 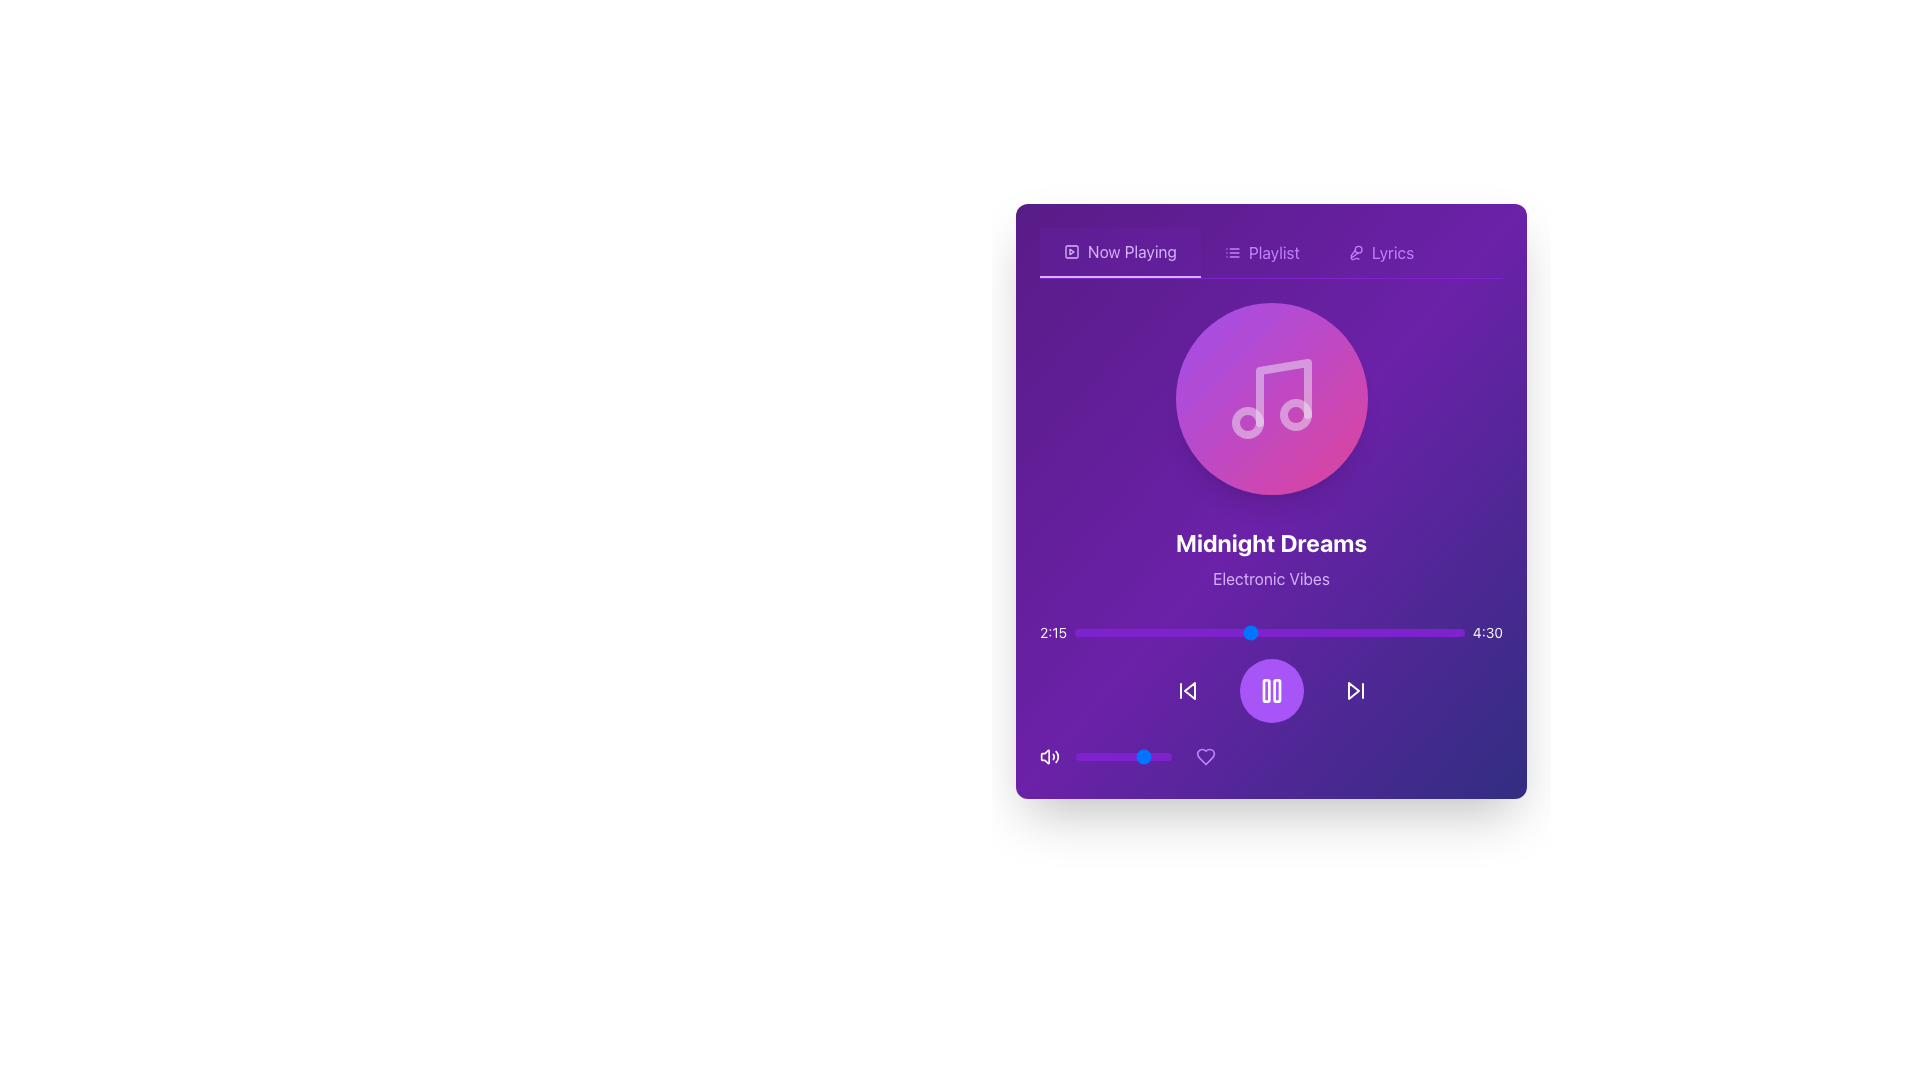 I want to click on the media player icon featuring a right-pointing triangular play symbol, located to the left of the 'Now Playing' text label in the header of the media player interface, so click(x=1070, y=250).